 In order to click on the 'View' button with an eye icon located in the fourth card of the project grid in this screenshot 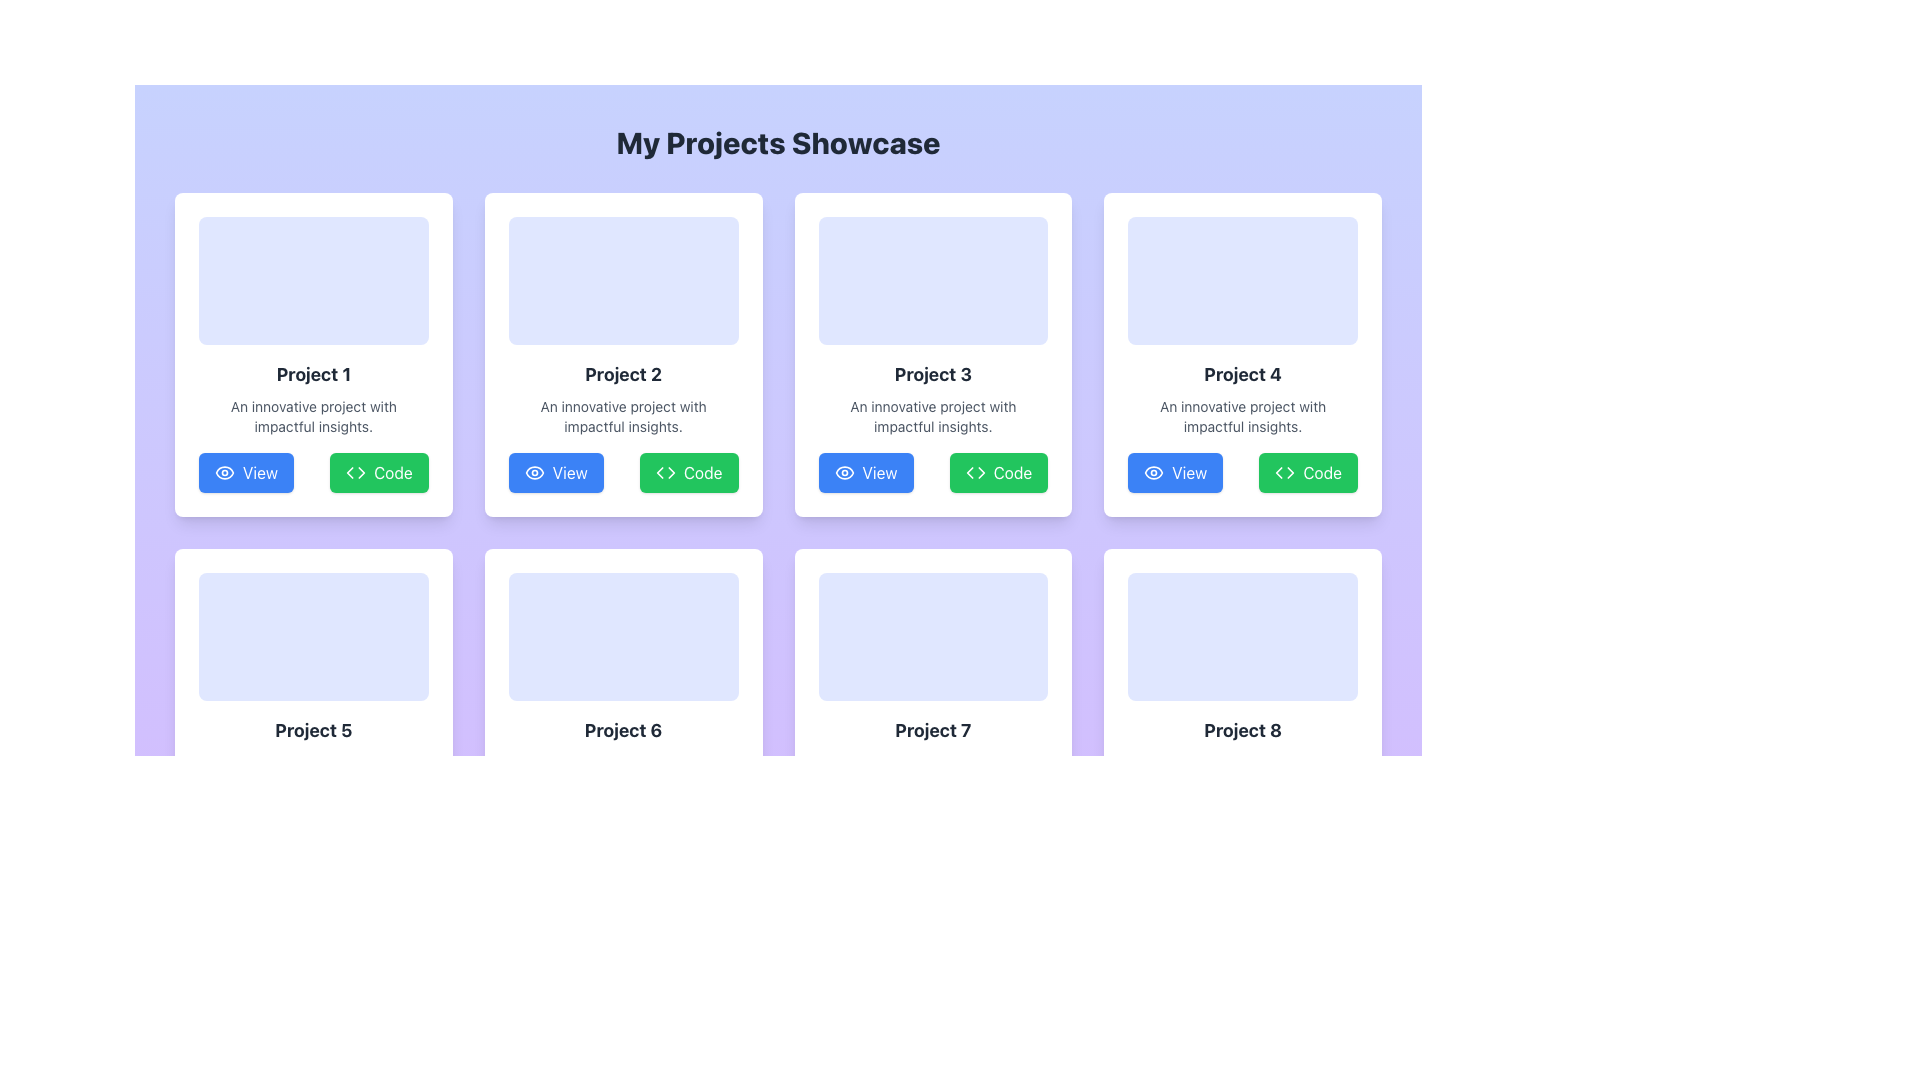, I will do `click(1175, 473)`.